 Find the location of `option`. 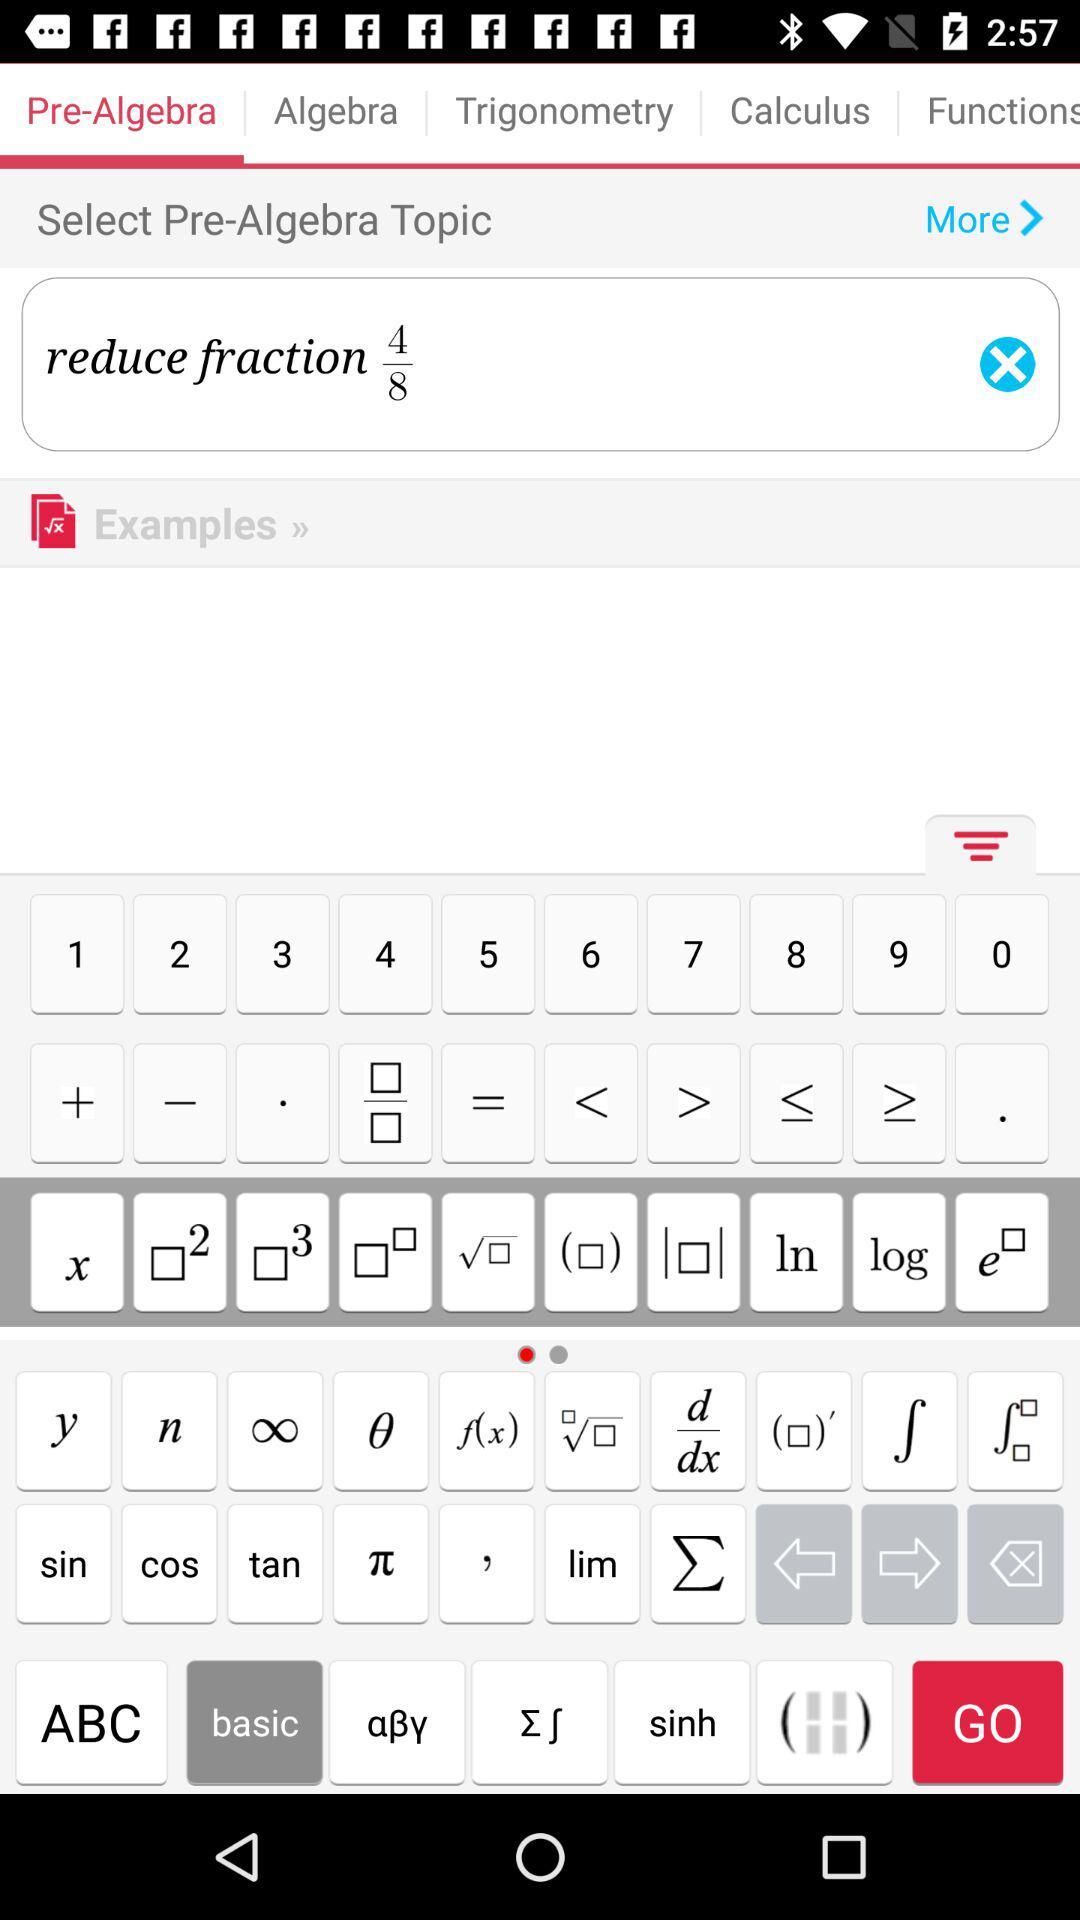

option is located at coordinates (486, 1429).